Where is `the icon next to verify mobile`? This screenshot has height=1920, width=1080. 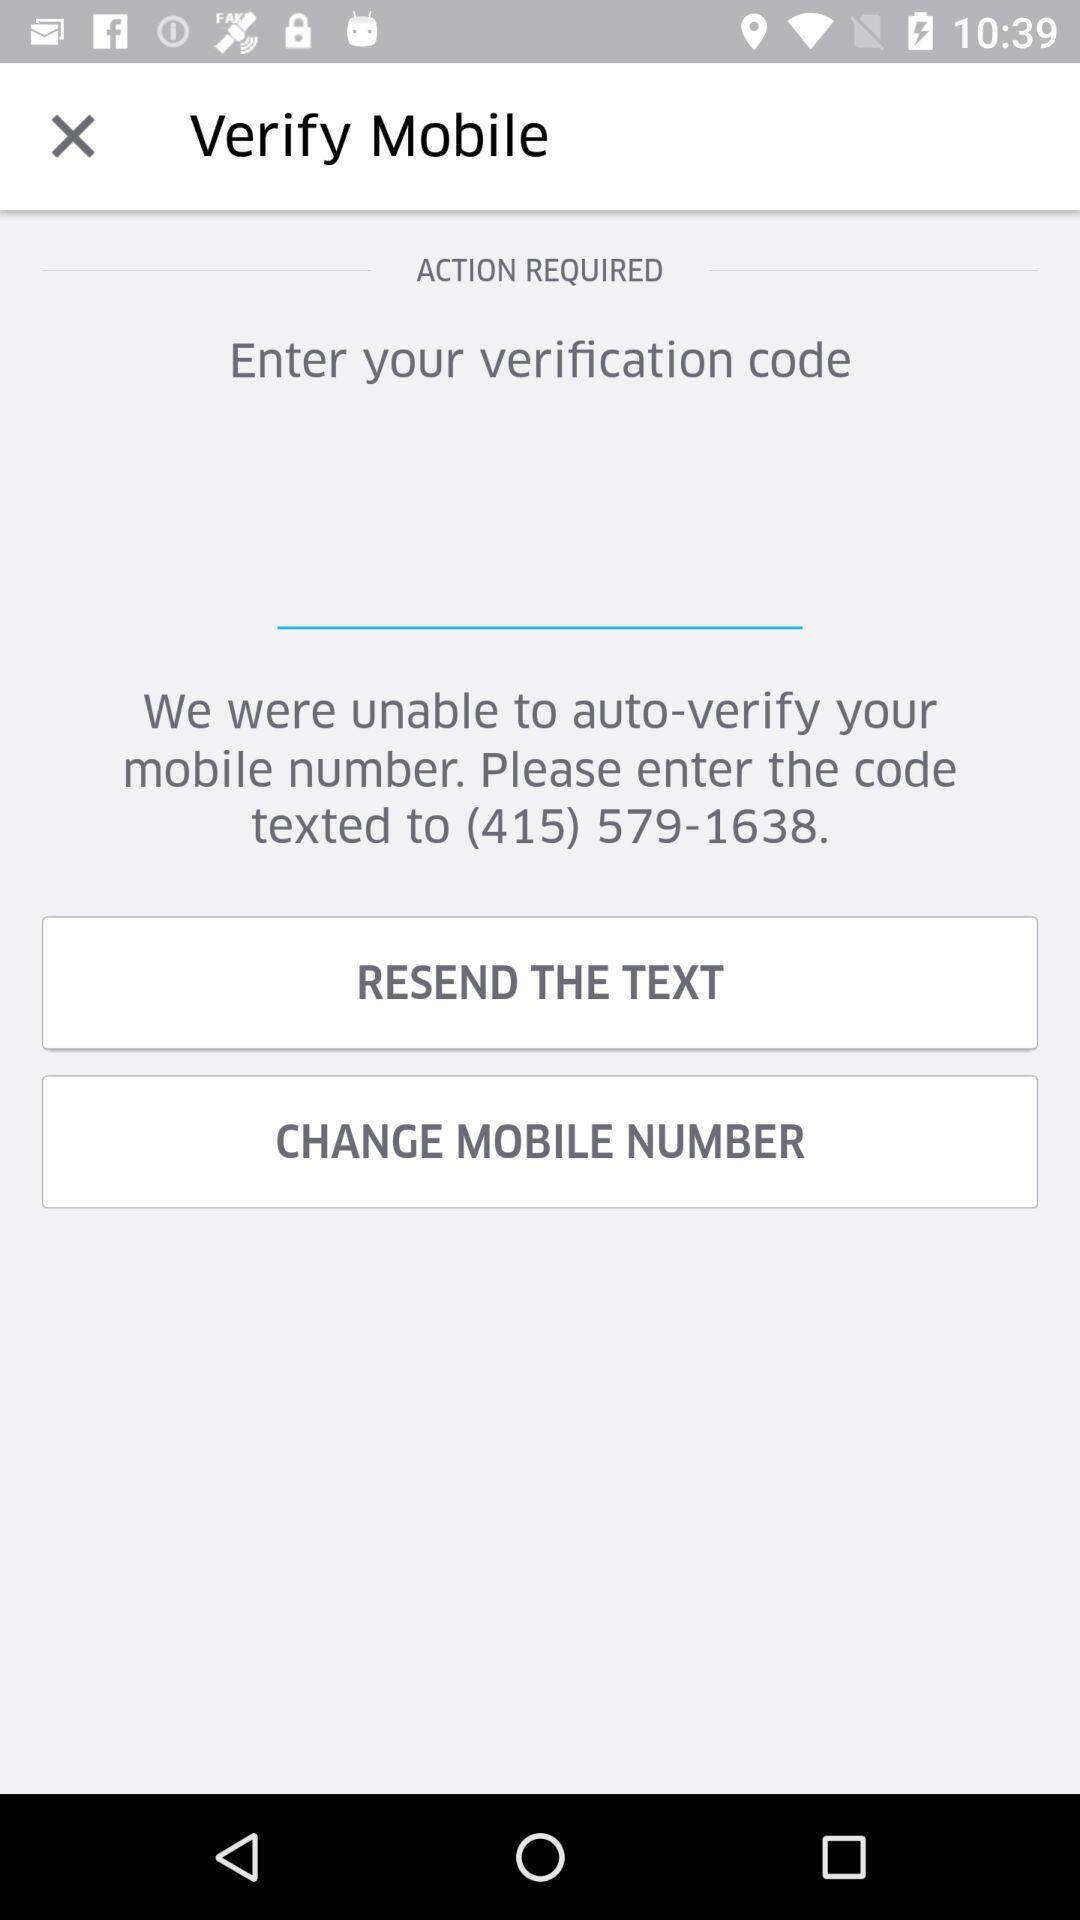
the icon next to verify mobile is located at coordinates (72, 135).